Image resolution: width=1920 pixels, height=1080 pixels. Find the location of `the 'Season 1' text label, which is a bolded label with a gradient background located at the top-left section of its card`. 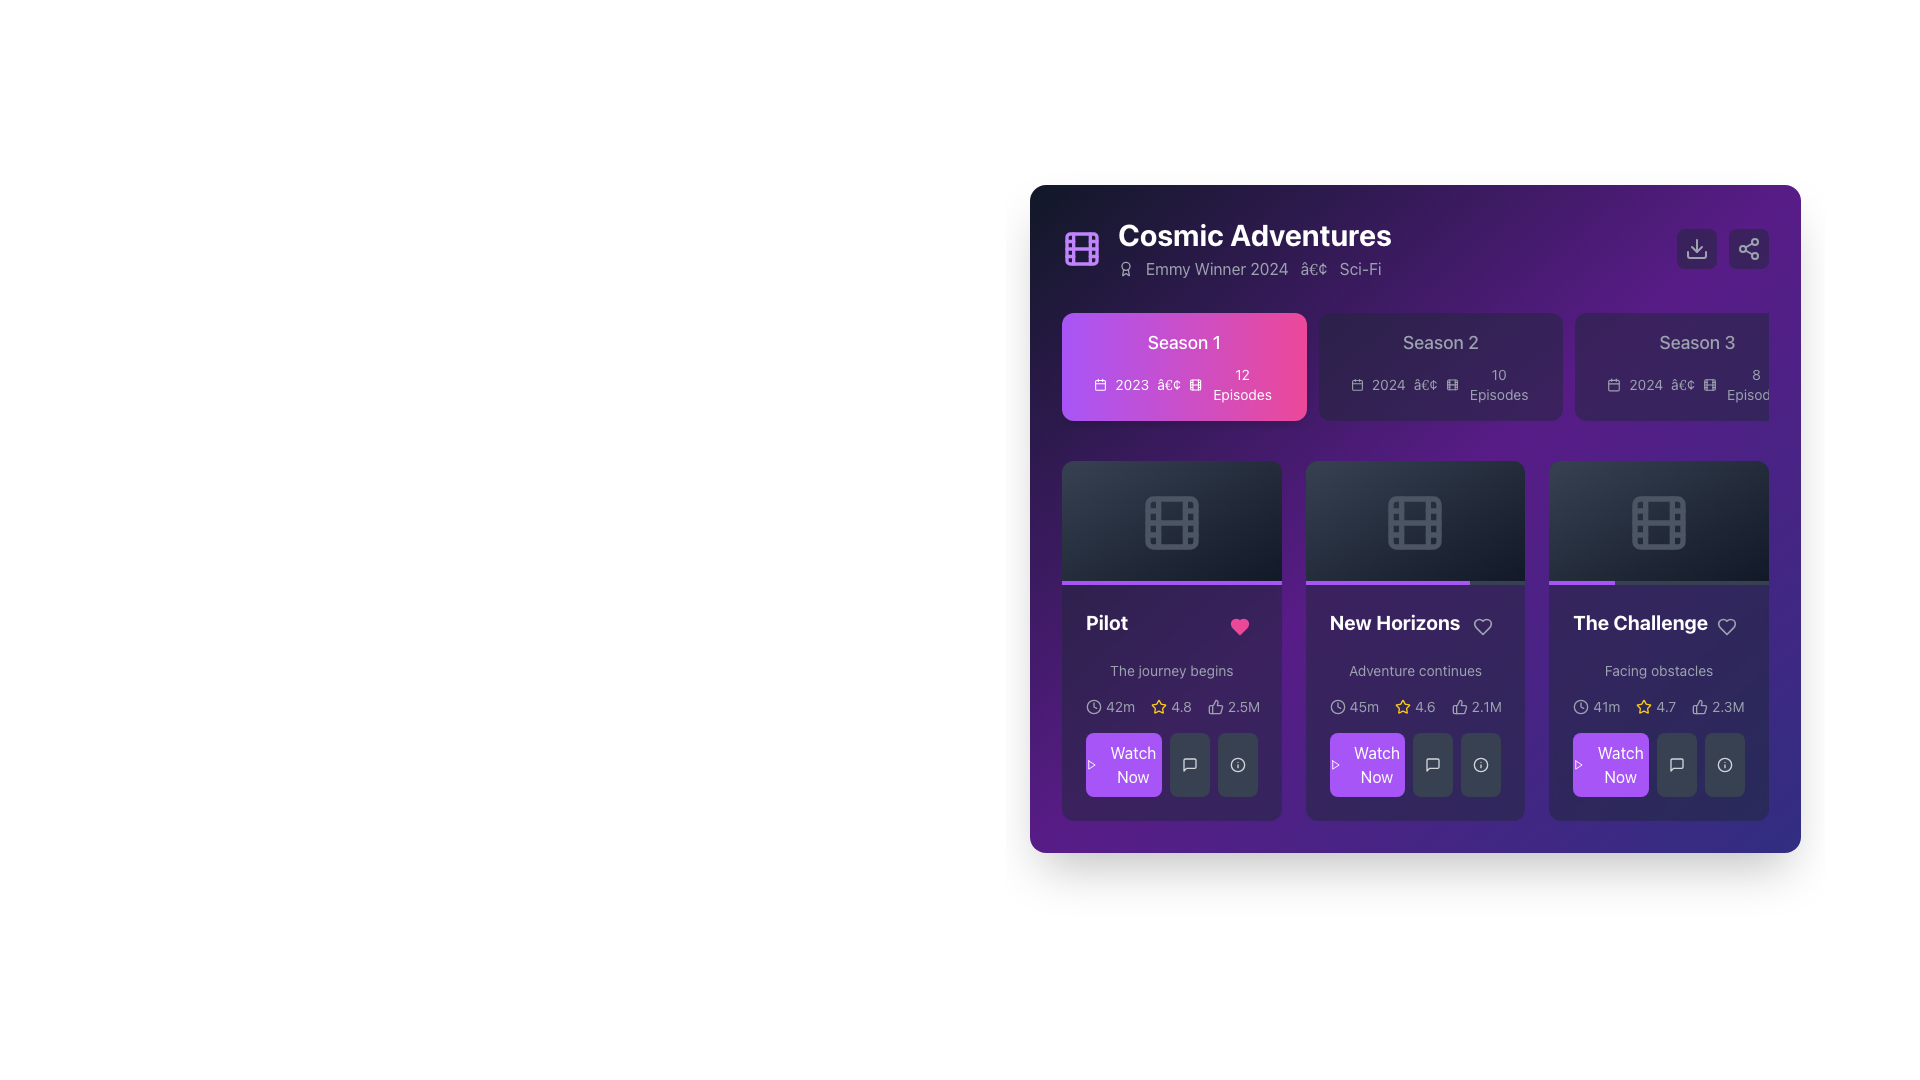

the 'Season 1' text label, which is a bolded label with a gradient background located at the top-left section of its card is located at coordinates (1184, 342).